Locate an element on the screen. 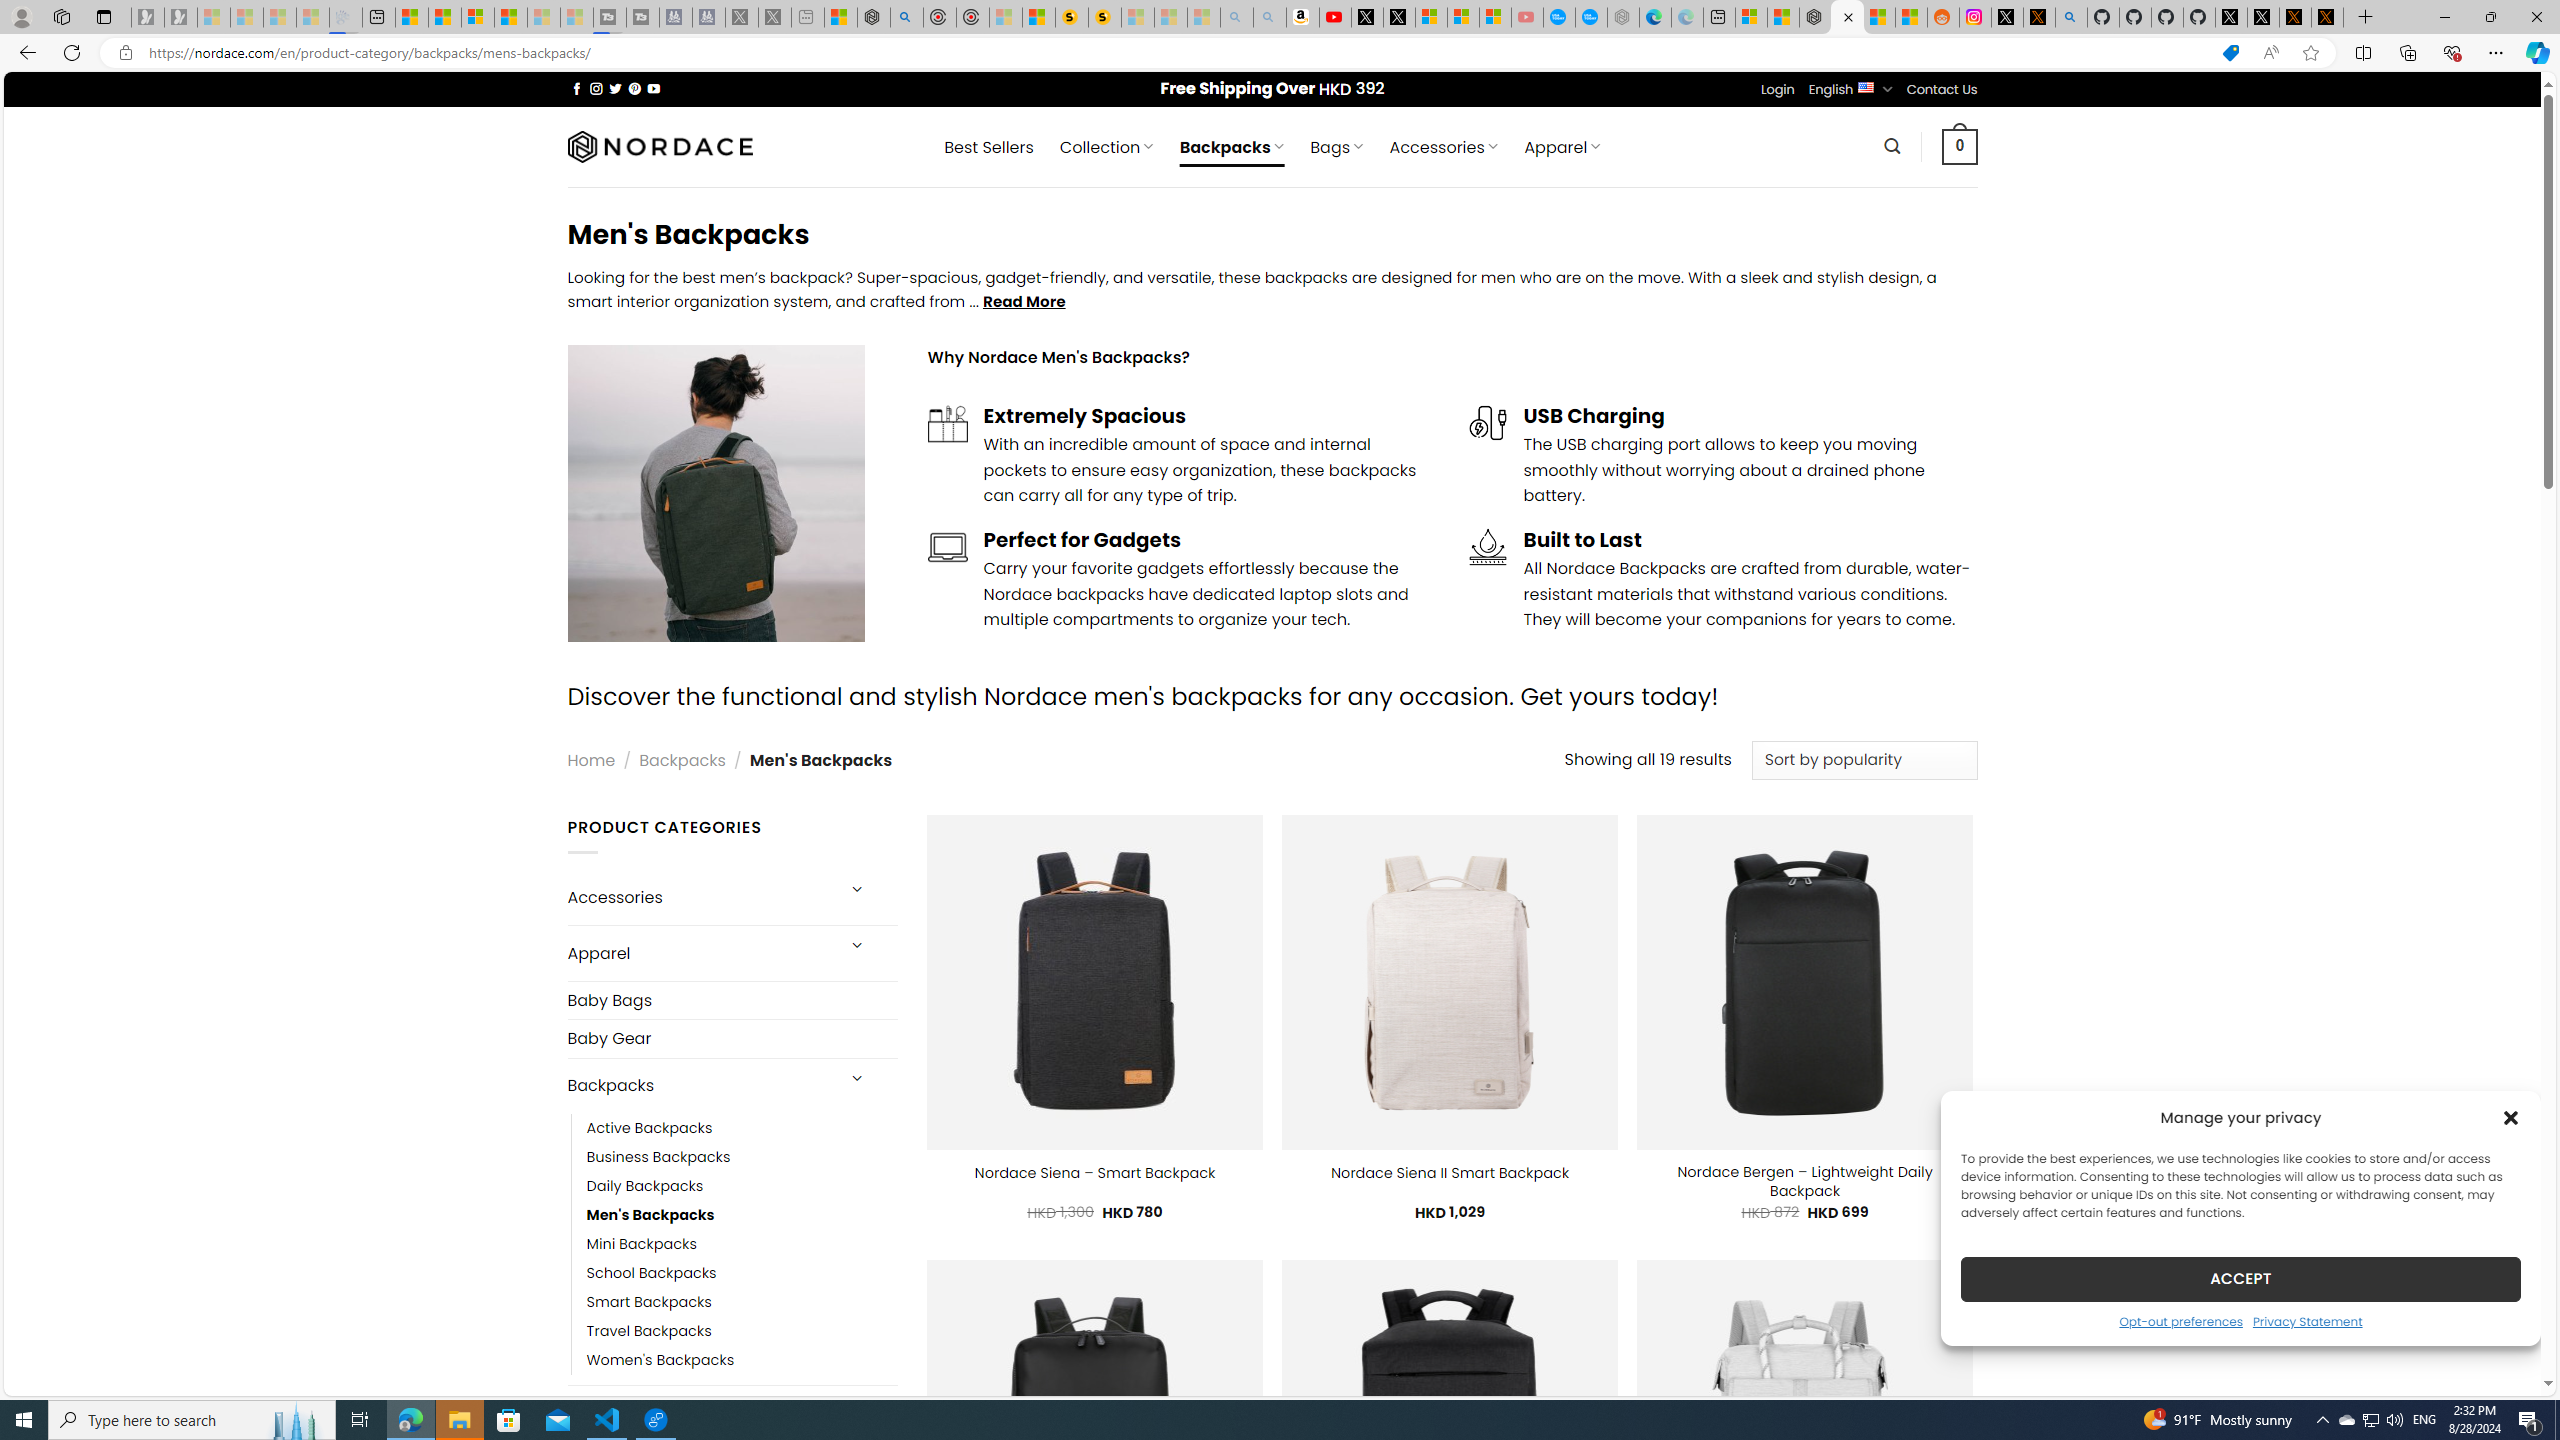  'GitHub (@github) / X' is located at coordinates (2263, 16).